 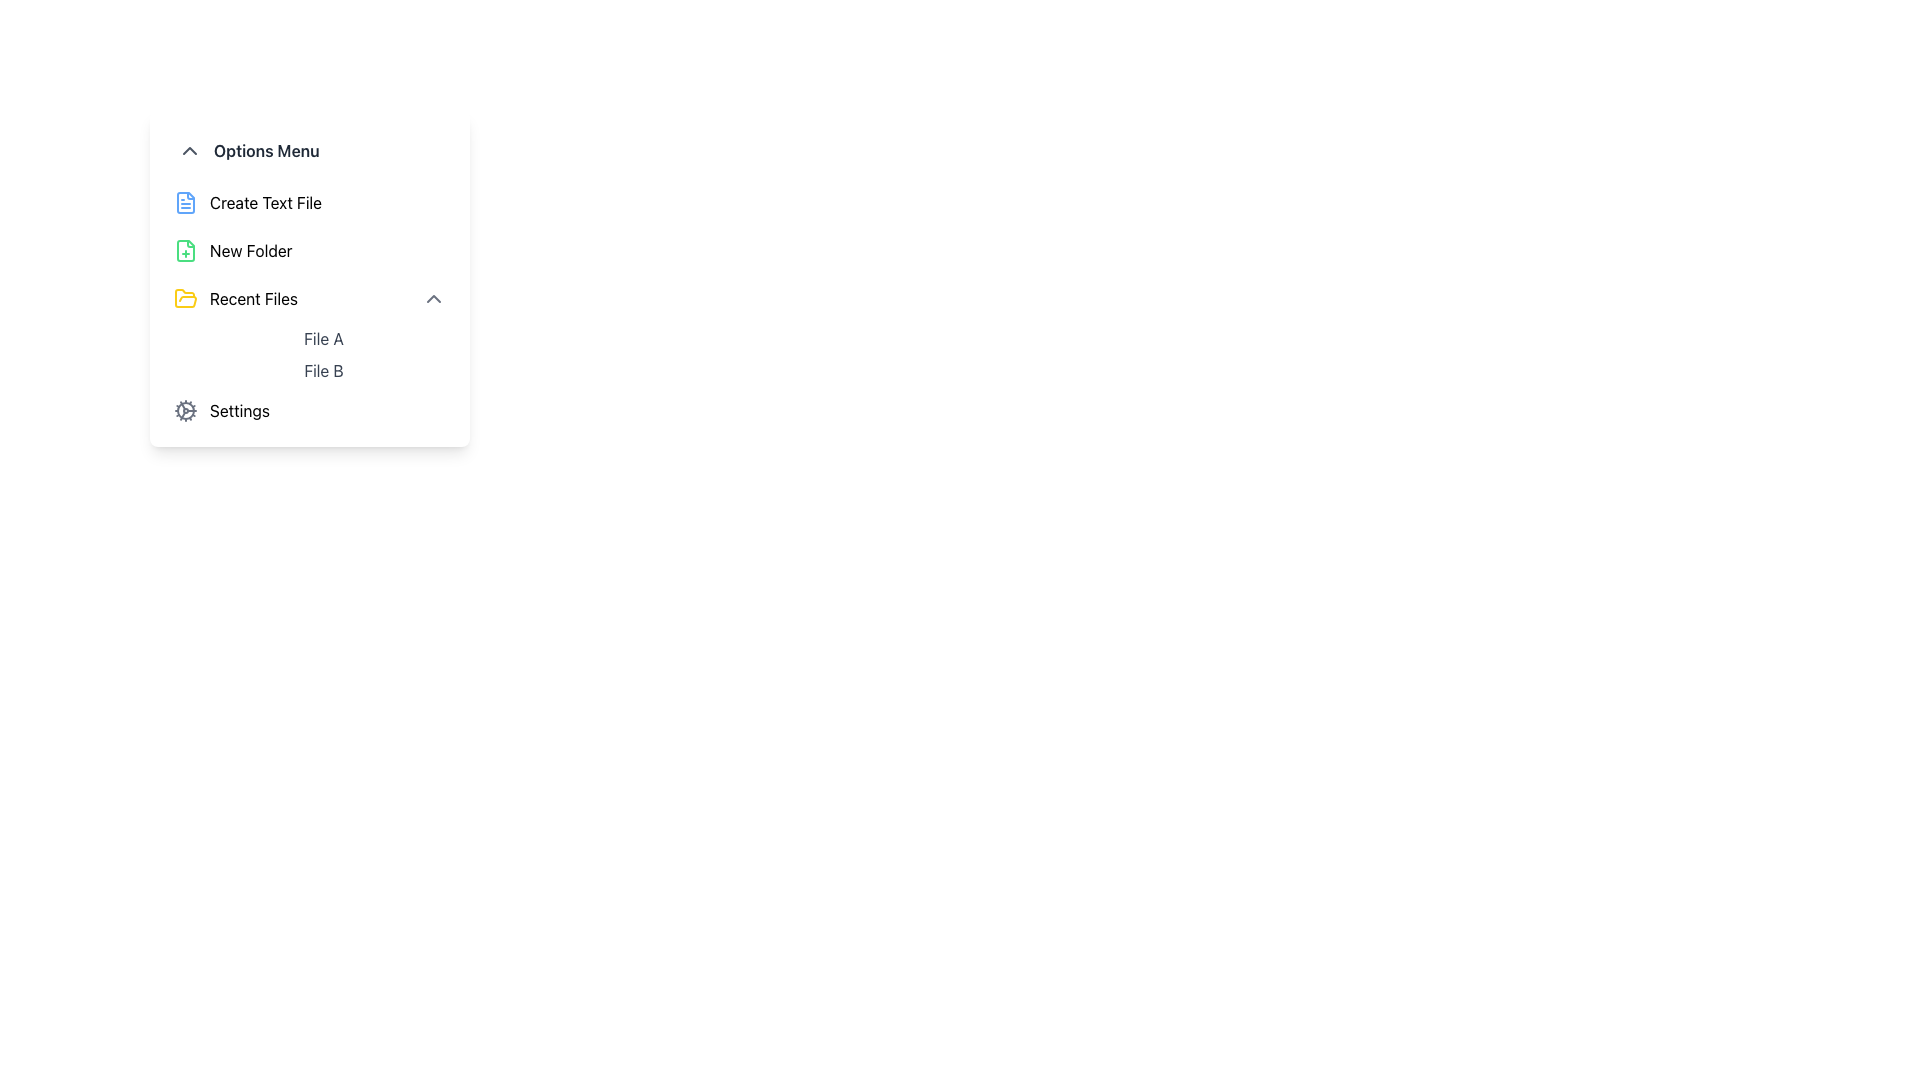 I want to click on the visual indicator icon for the 'Recent Files' menu option, which is located above the 'Settings' item in the vertical menu list, so click(x=186, y=299).